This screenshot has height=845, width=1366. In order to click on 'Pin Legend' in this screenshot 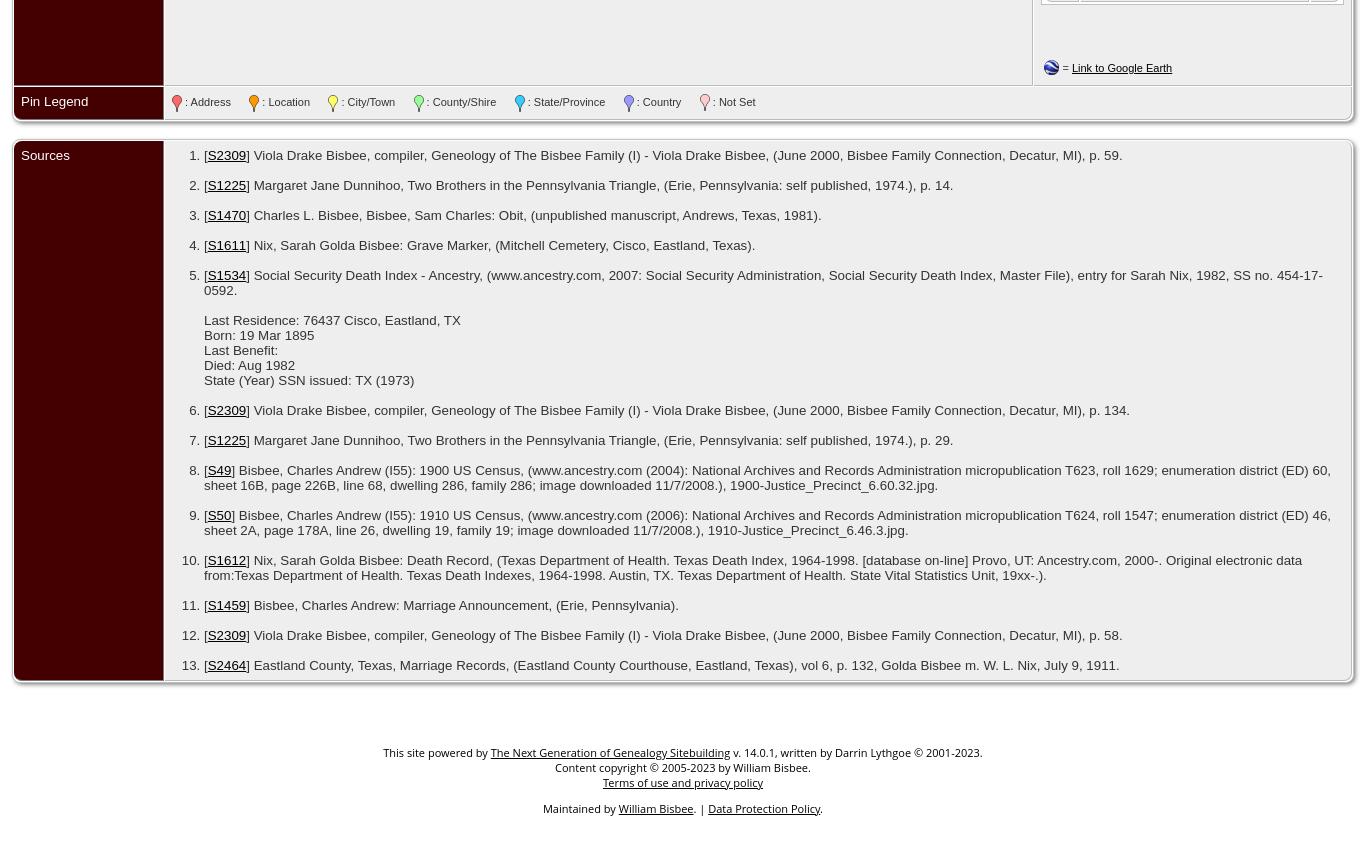, I will do `click(54, 101)`.